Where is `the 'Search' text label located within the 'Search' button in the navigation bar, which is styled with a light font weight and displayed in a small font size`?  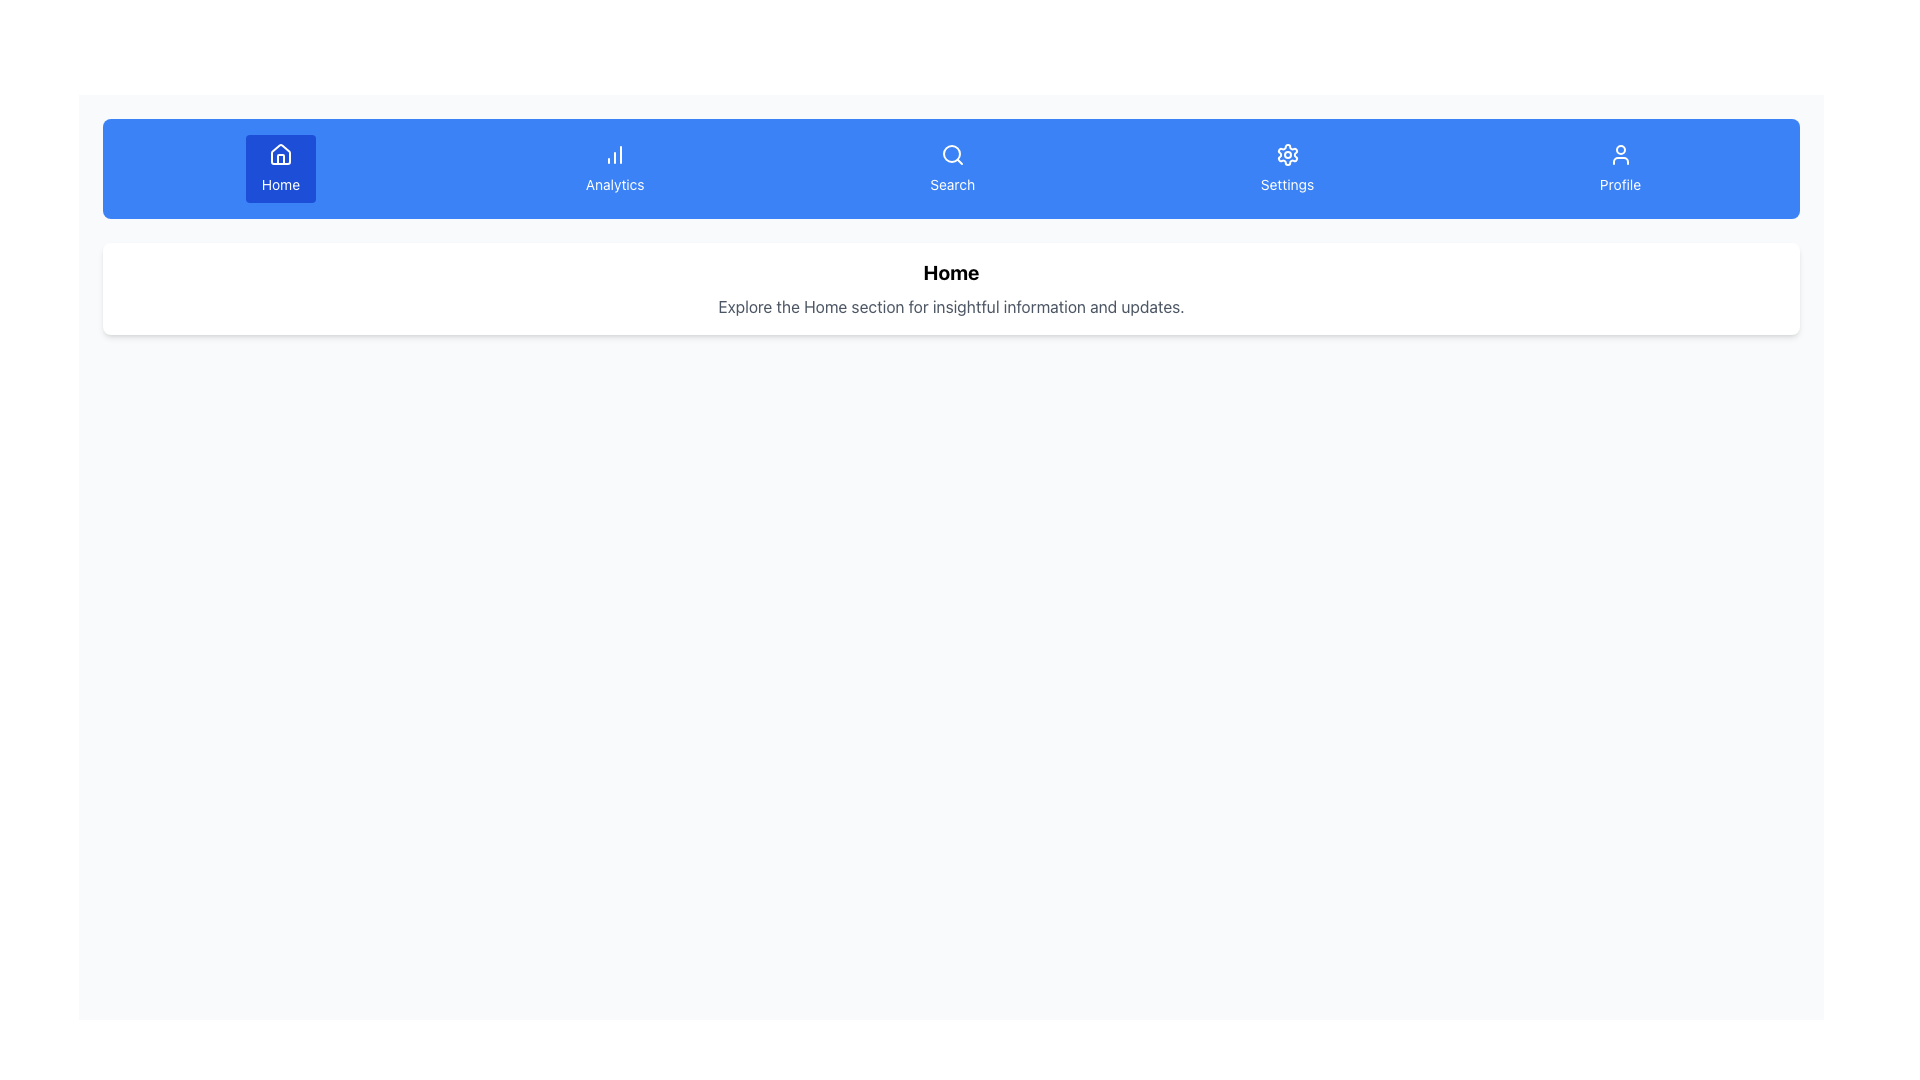
the 'Search' text label located within the 'Search' button in the navigation bar, which is styled with a light font weight and displayed in a small font size is located at coordinates (951, 185).